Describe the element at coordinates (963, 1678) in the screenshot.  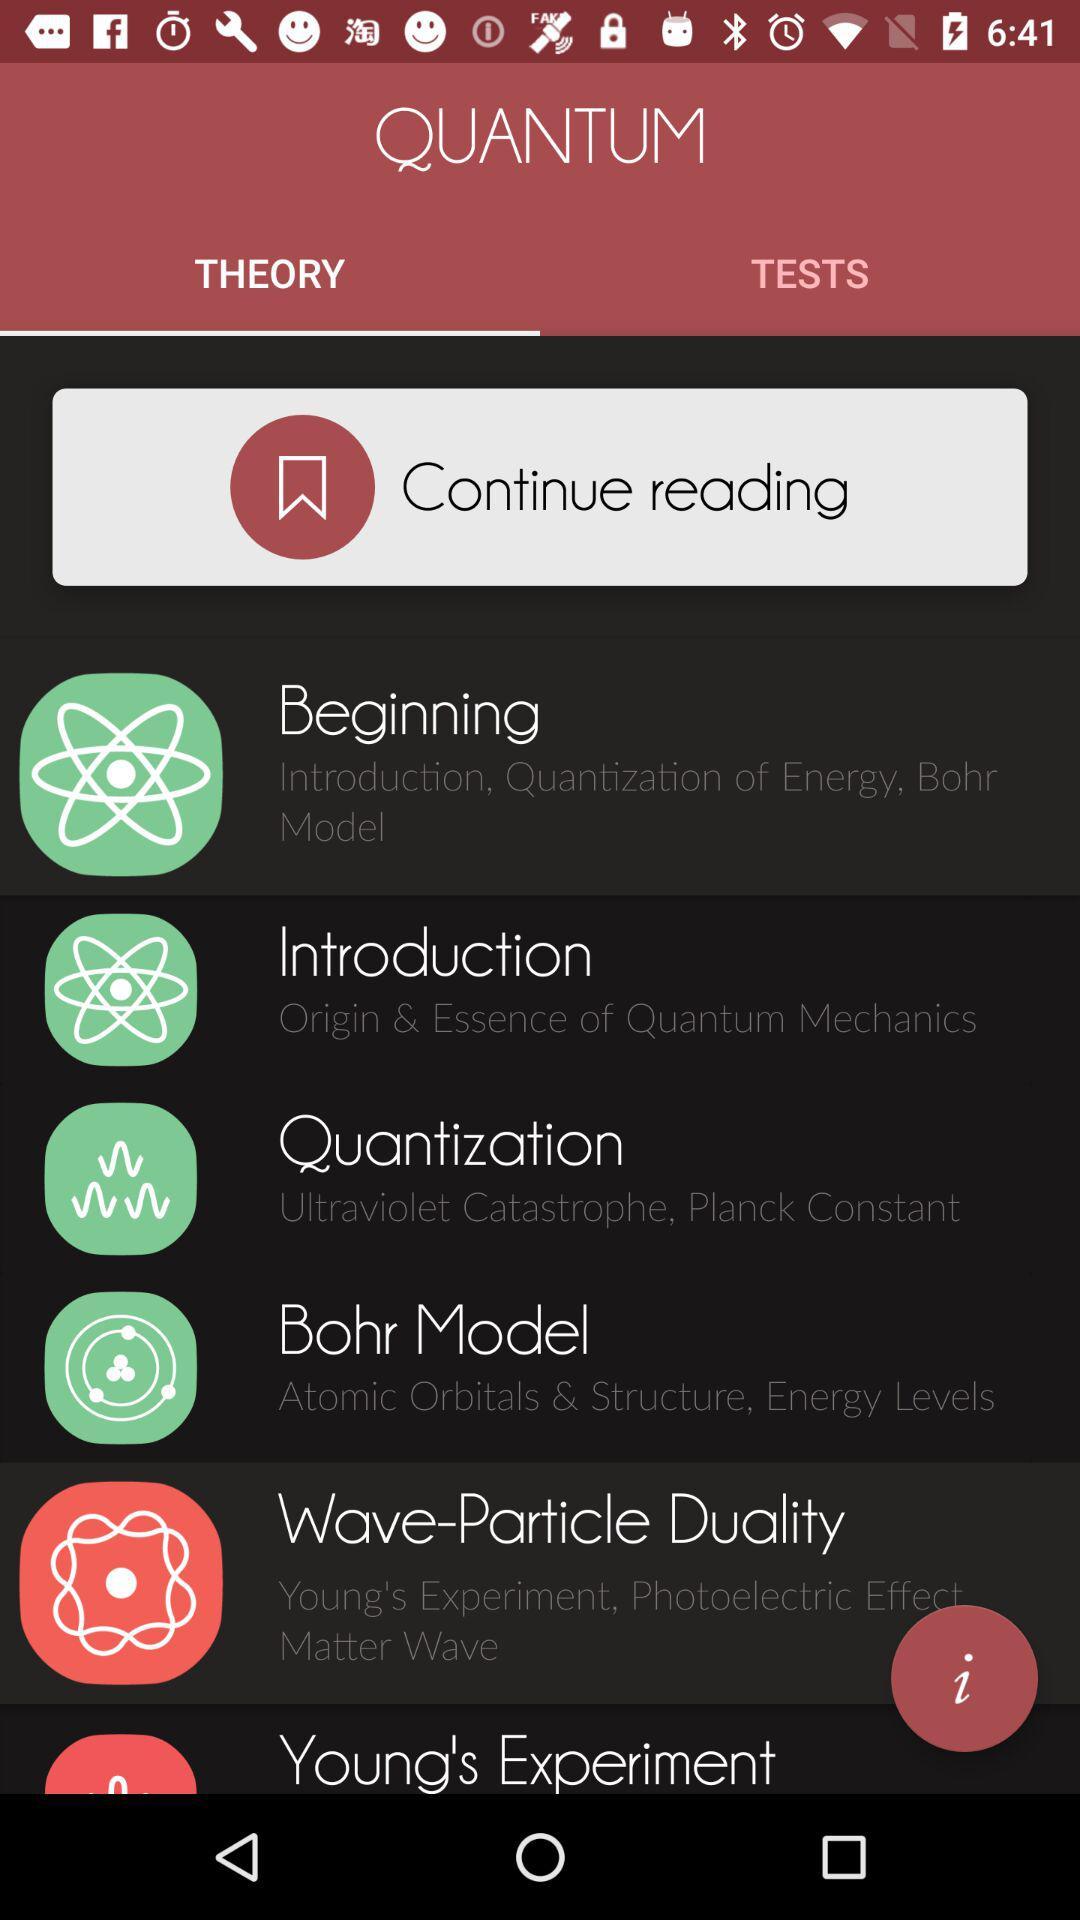
I see `the info icon` at that location.